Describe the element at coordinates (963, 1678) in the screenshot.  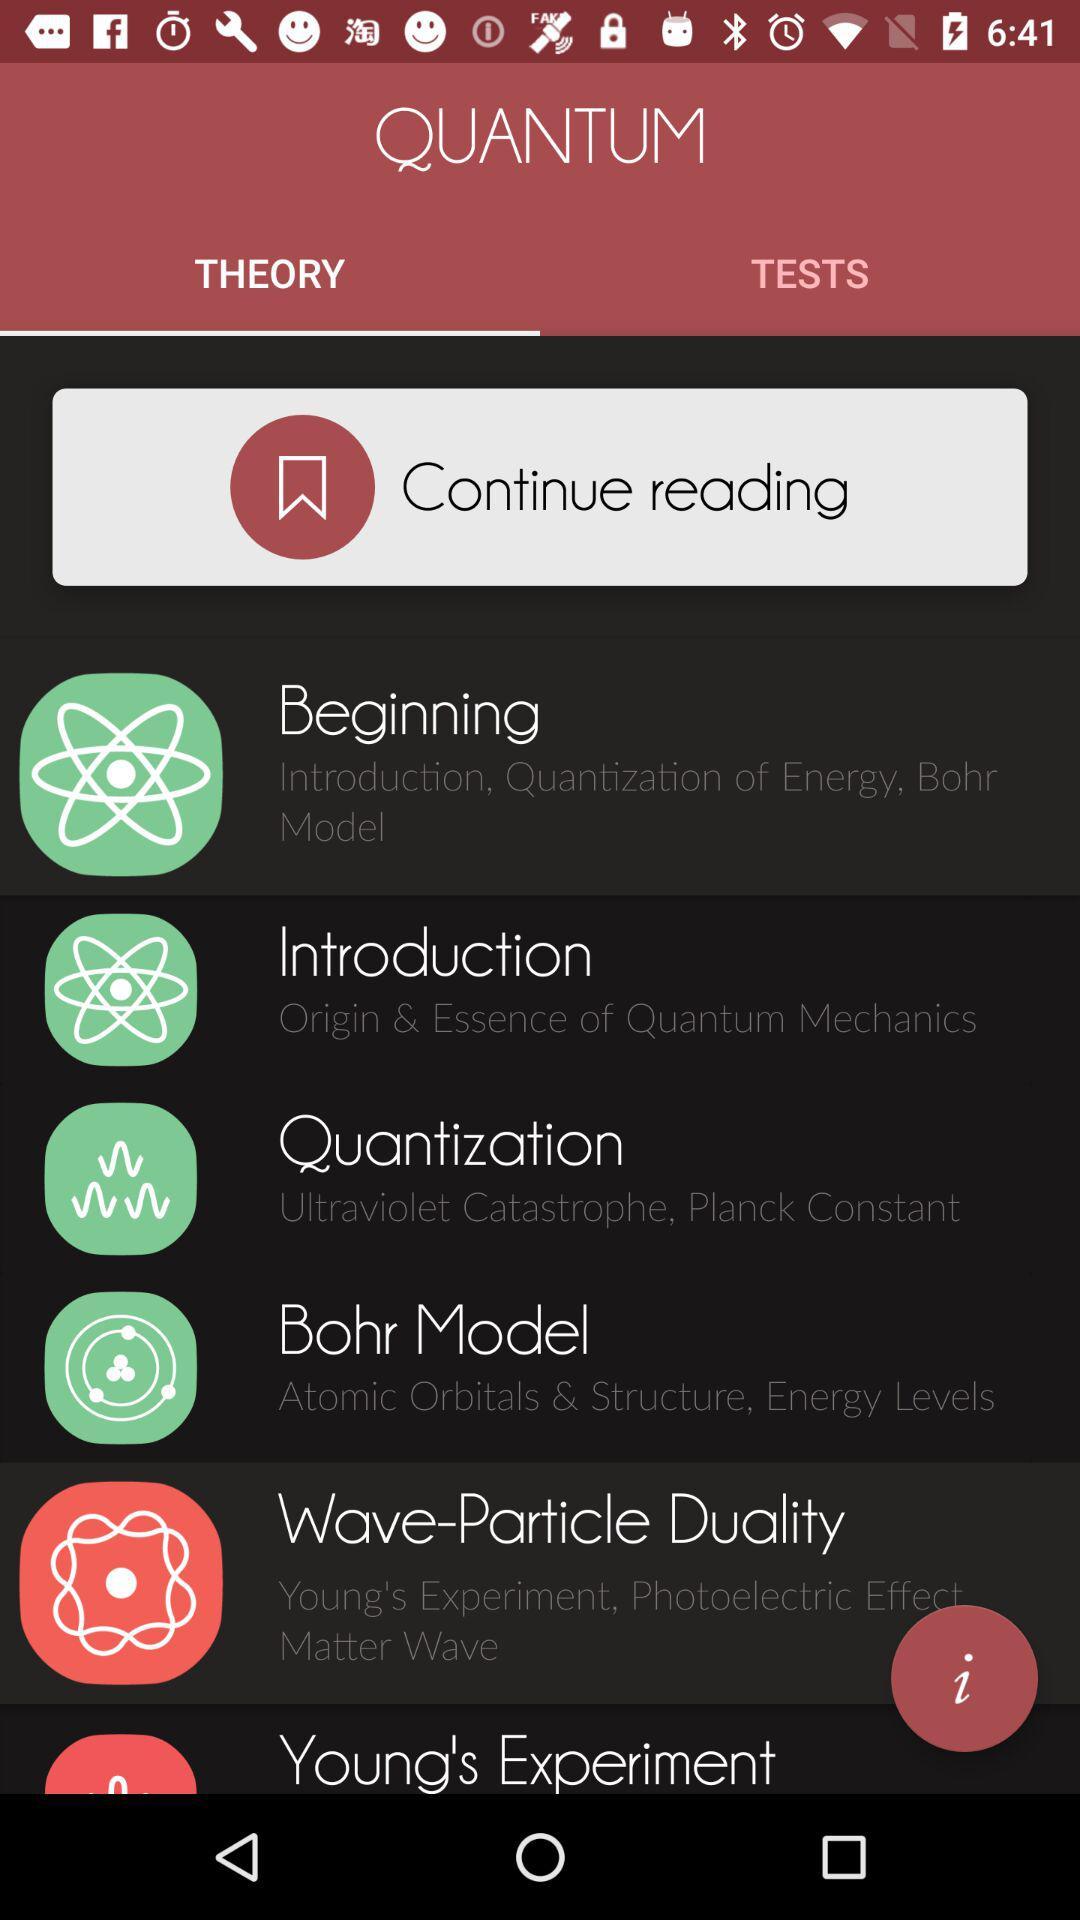
I see `the info icon` at that location.